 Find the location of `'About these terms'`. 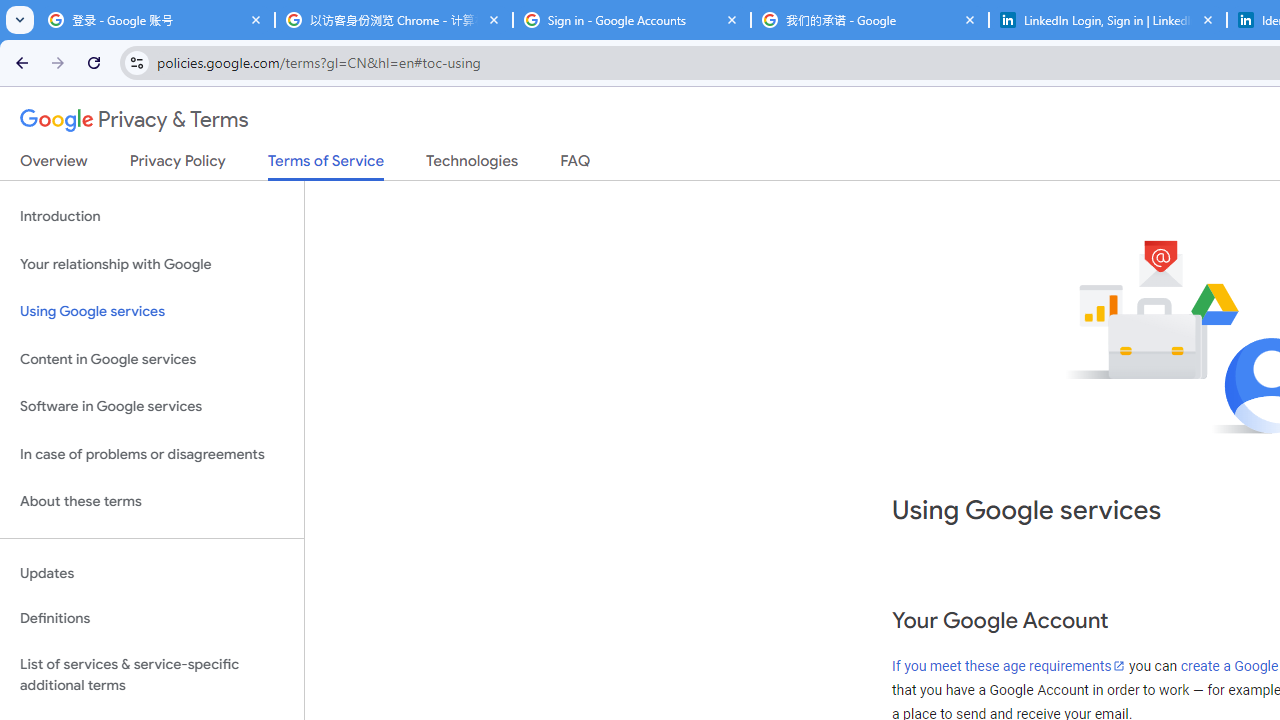

'About these terms' is located at coordinates (151, 501).